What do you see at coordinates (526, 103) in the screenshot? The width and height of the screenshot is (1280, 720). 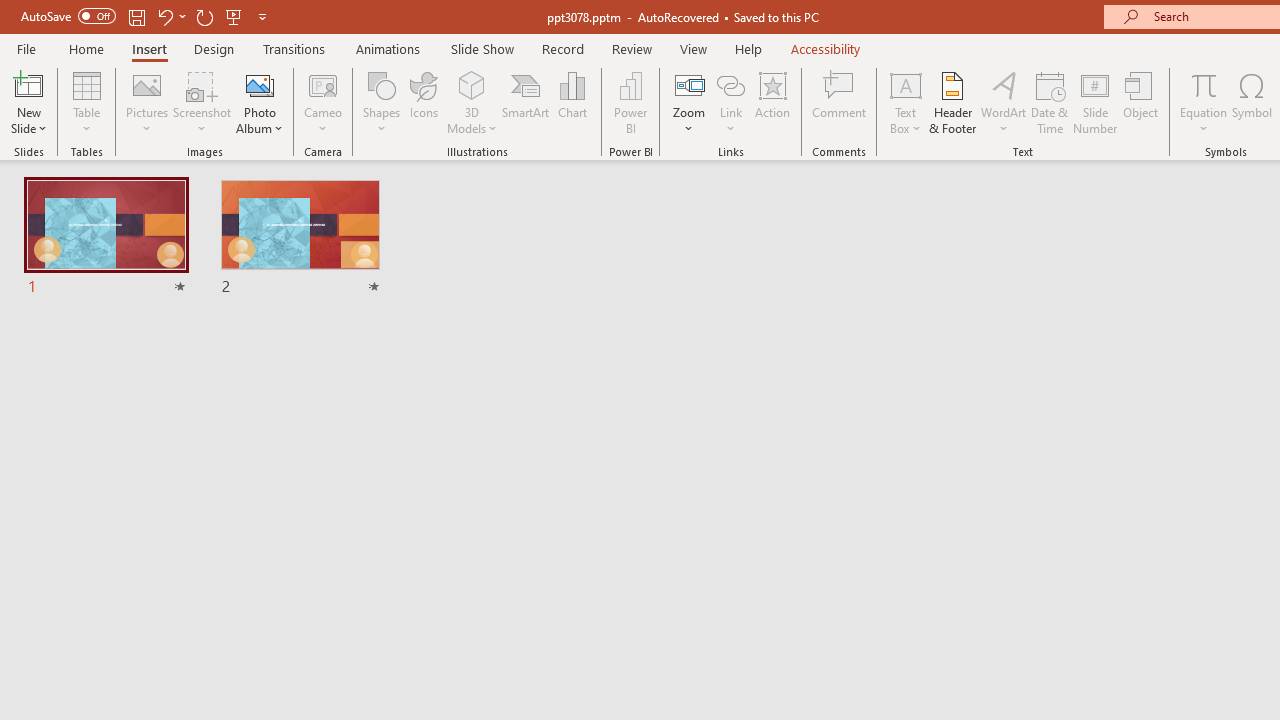 I see `'SmartArt...'` at bounding box center [526, 103].